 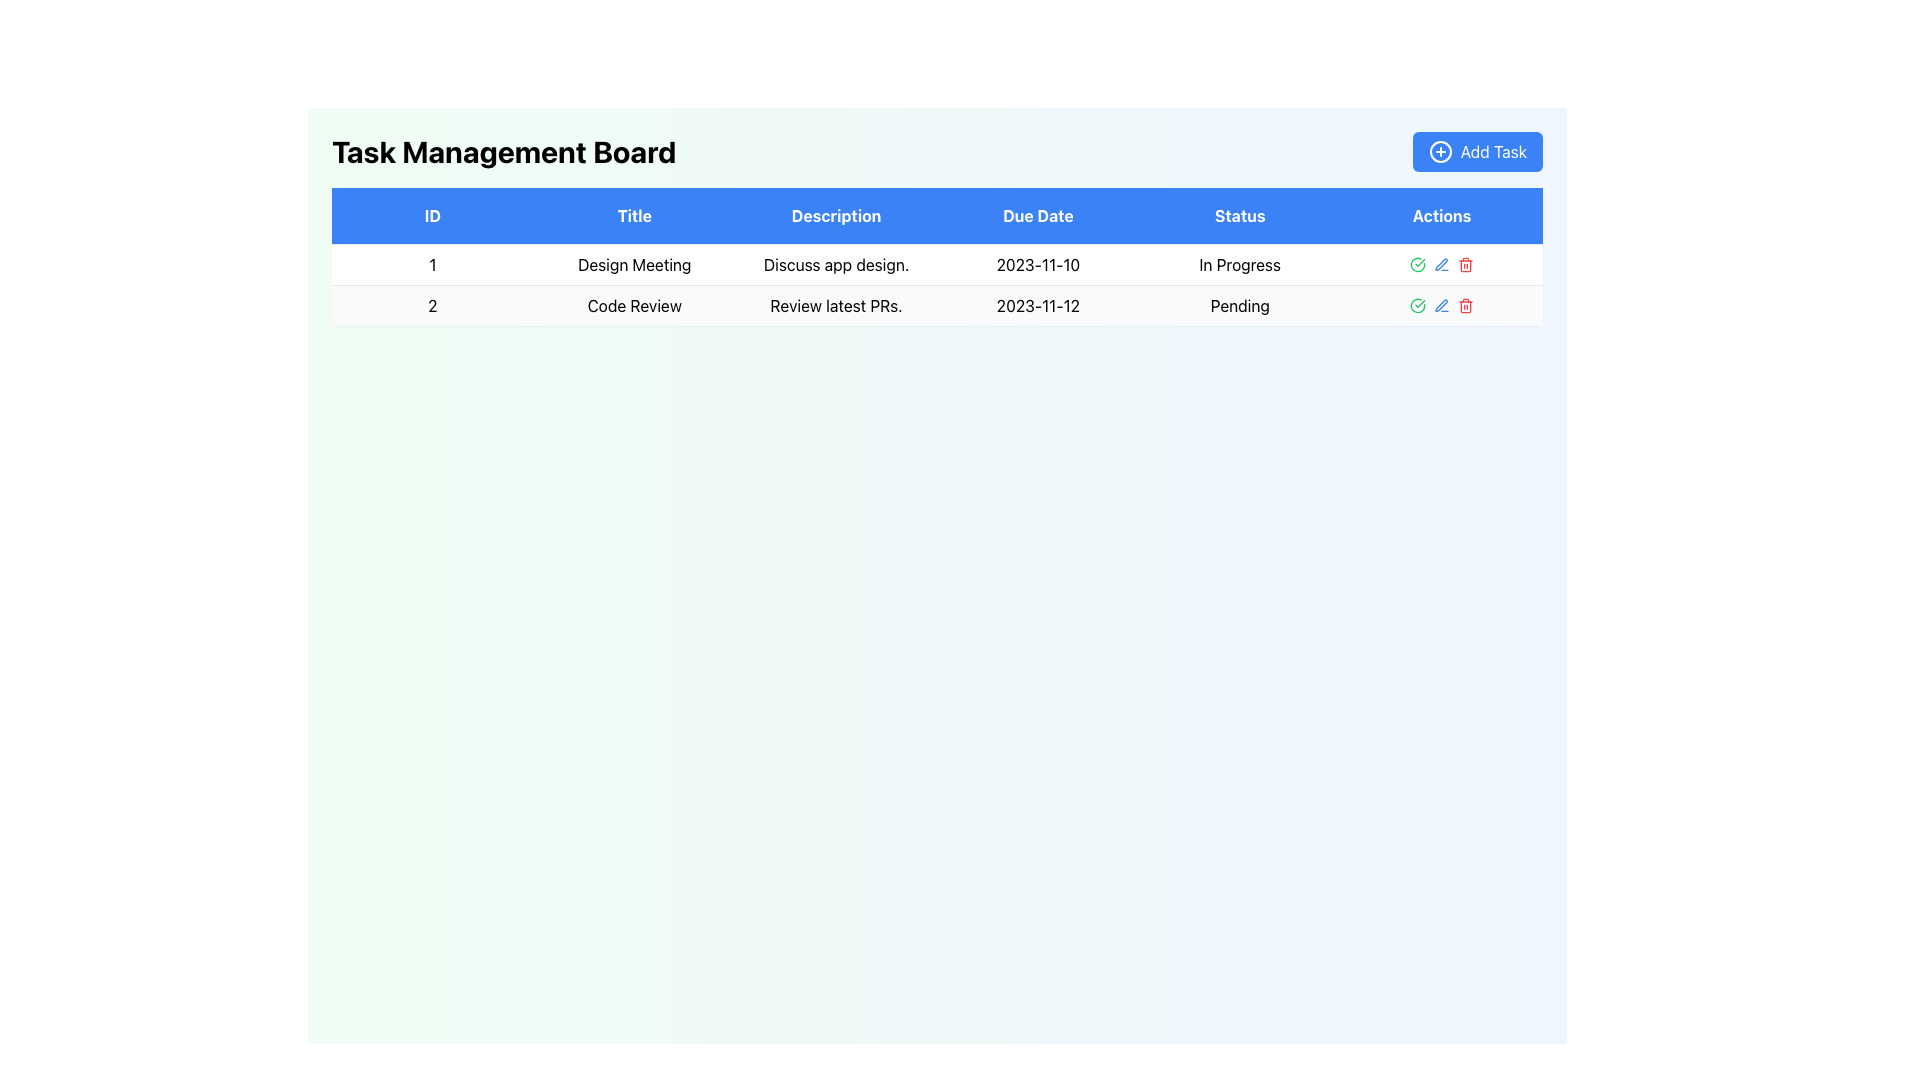 What do you see at coordinates (1466, 264) in the screenshot?
I see `the small red trash bin icon located at the far right of the 'Actions' column in the second row of the table` at bounding box center [1466, 264].